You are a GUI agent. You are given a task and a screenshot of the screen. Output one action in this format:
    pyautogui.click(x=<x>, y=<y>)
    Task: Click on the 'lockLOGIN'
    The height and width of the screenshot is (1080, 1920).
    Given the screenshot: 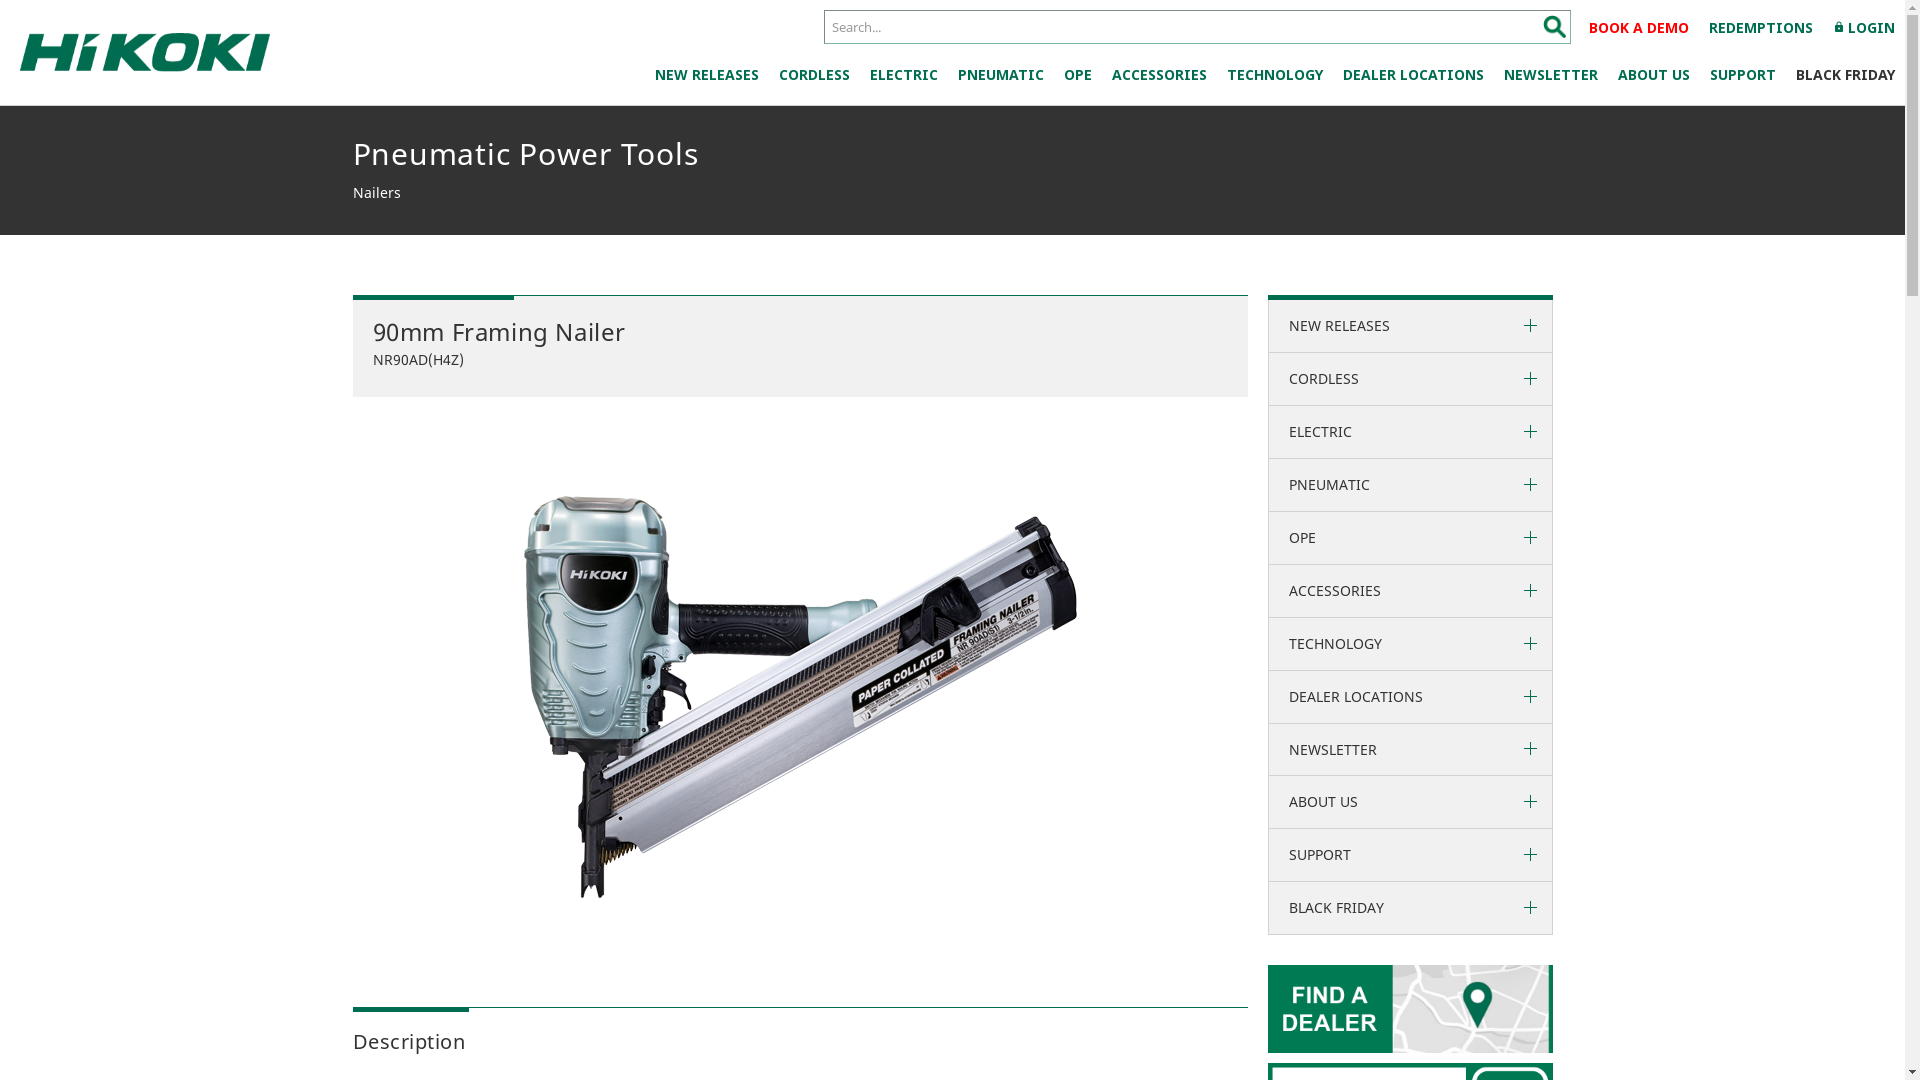 What is the action you would take?
    pyautogui.click(x=1862, y=27)
    